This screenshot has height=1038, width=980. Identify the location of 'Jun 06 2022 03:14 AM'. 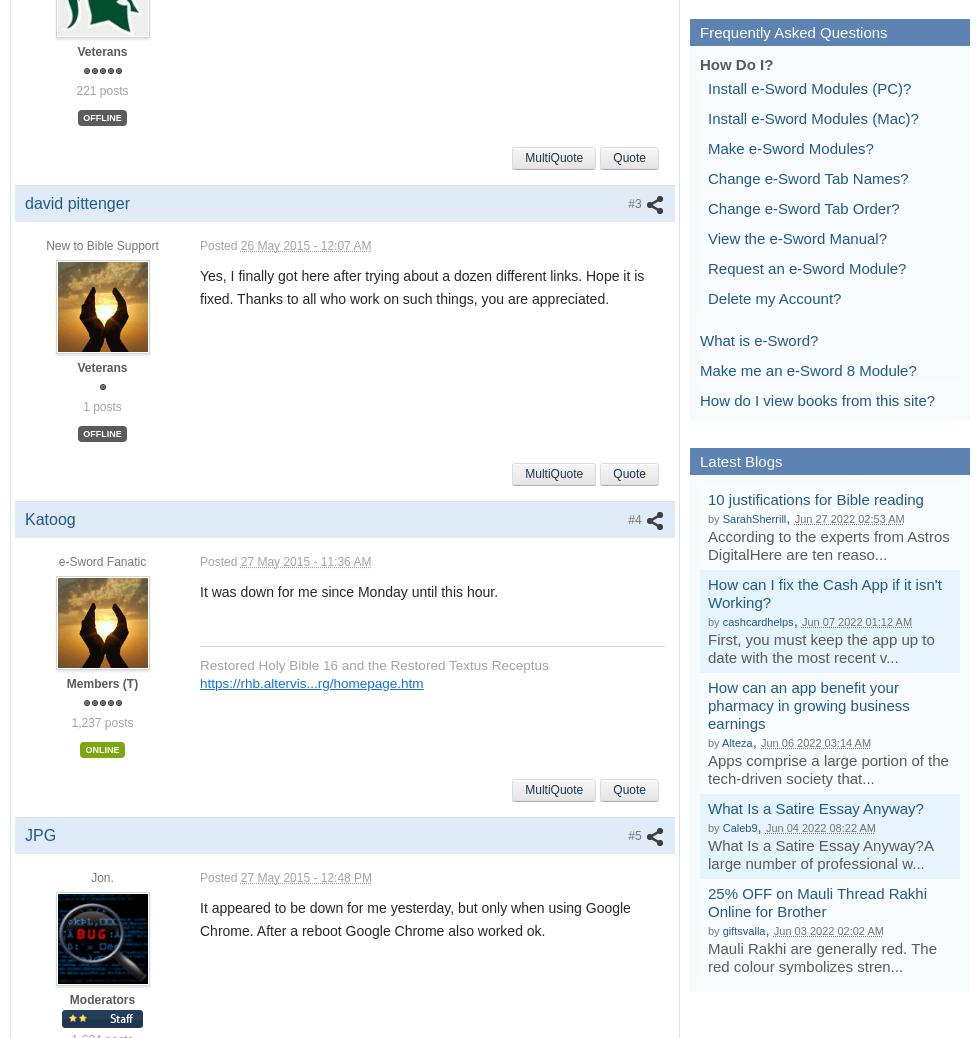
(816, 740).